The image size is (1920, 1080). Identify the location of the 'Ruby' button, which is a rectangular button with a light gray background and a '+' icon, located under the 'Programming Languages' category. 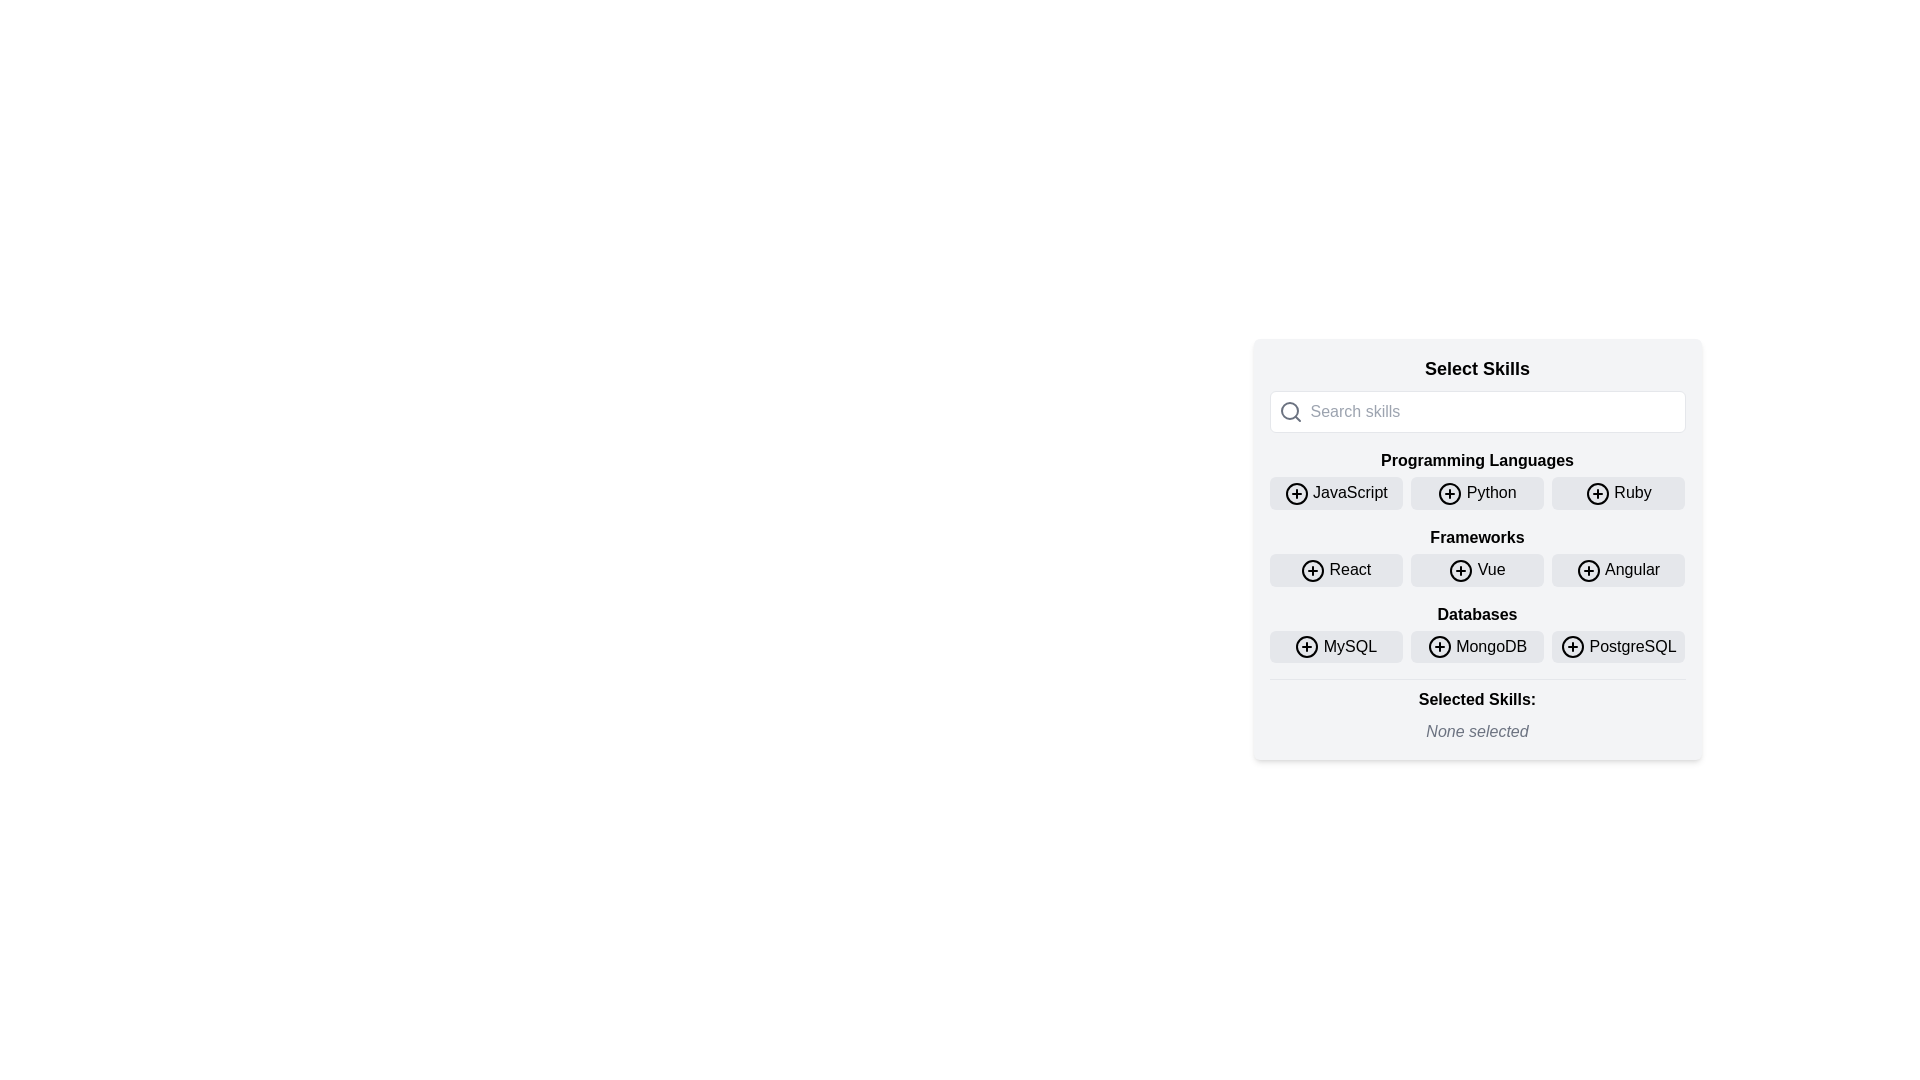
(1618, 493).